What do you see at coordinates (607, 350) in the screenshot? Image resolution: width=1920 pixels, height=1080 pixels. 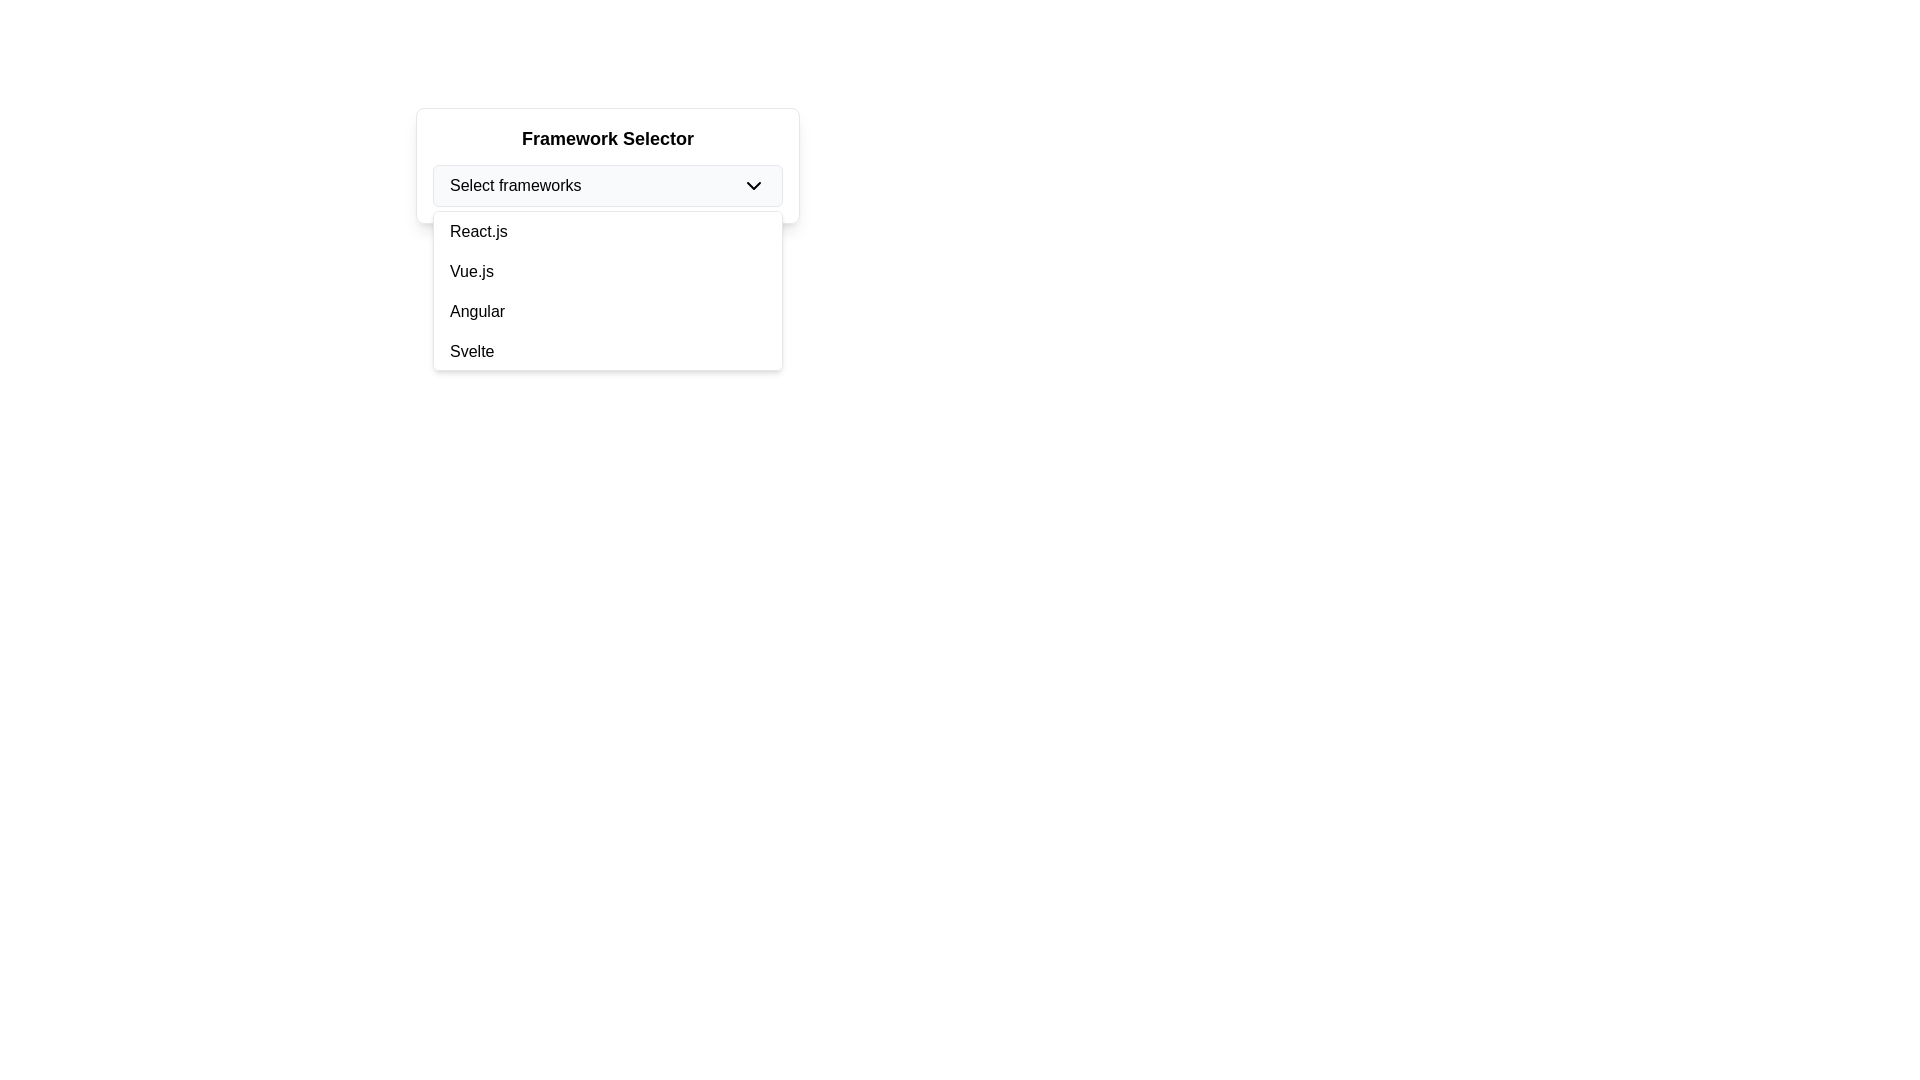 I see `the 'Svelte' option in the dropdown menu` at bounding box center [607, 350].